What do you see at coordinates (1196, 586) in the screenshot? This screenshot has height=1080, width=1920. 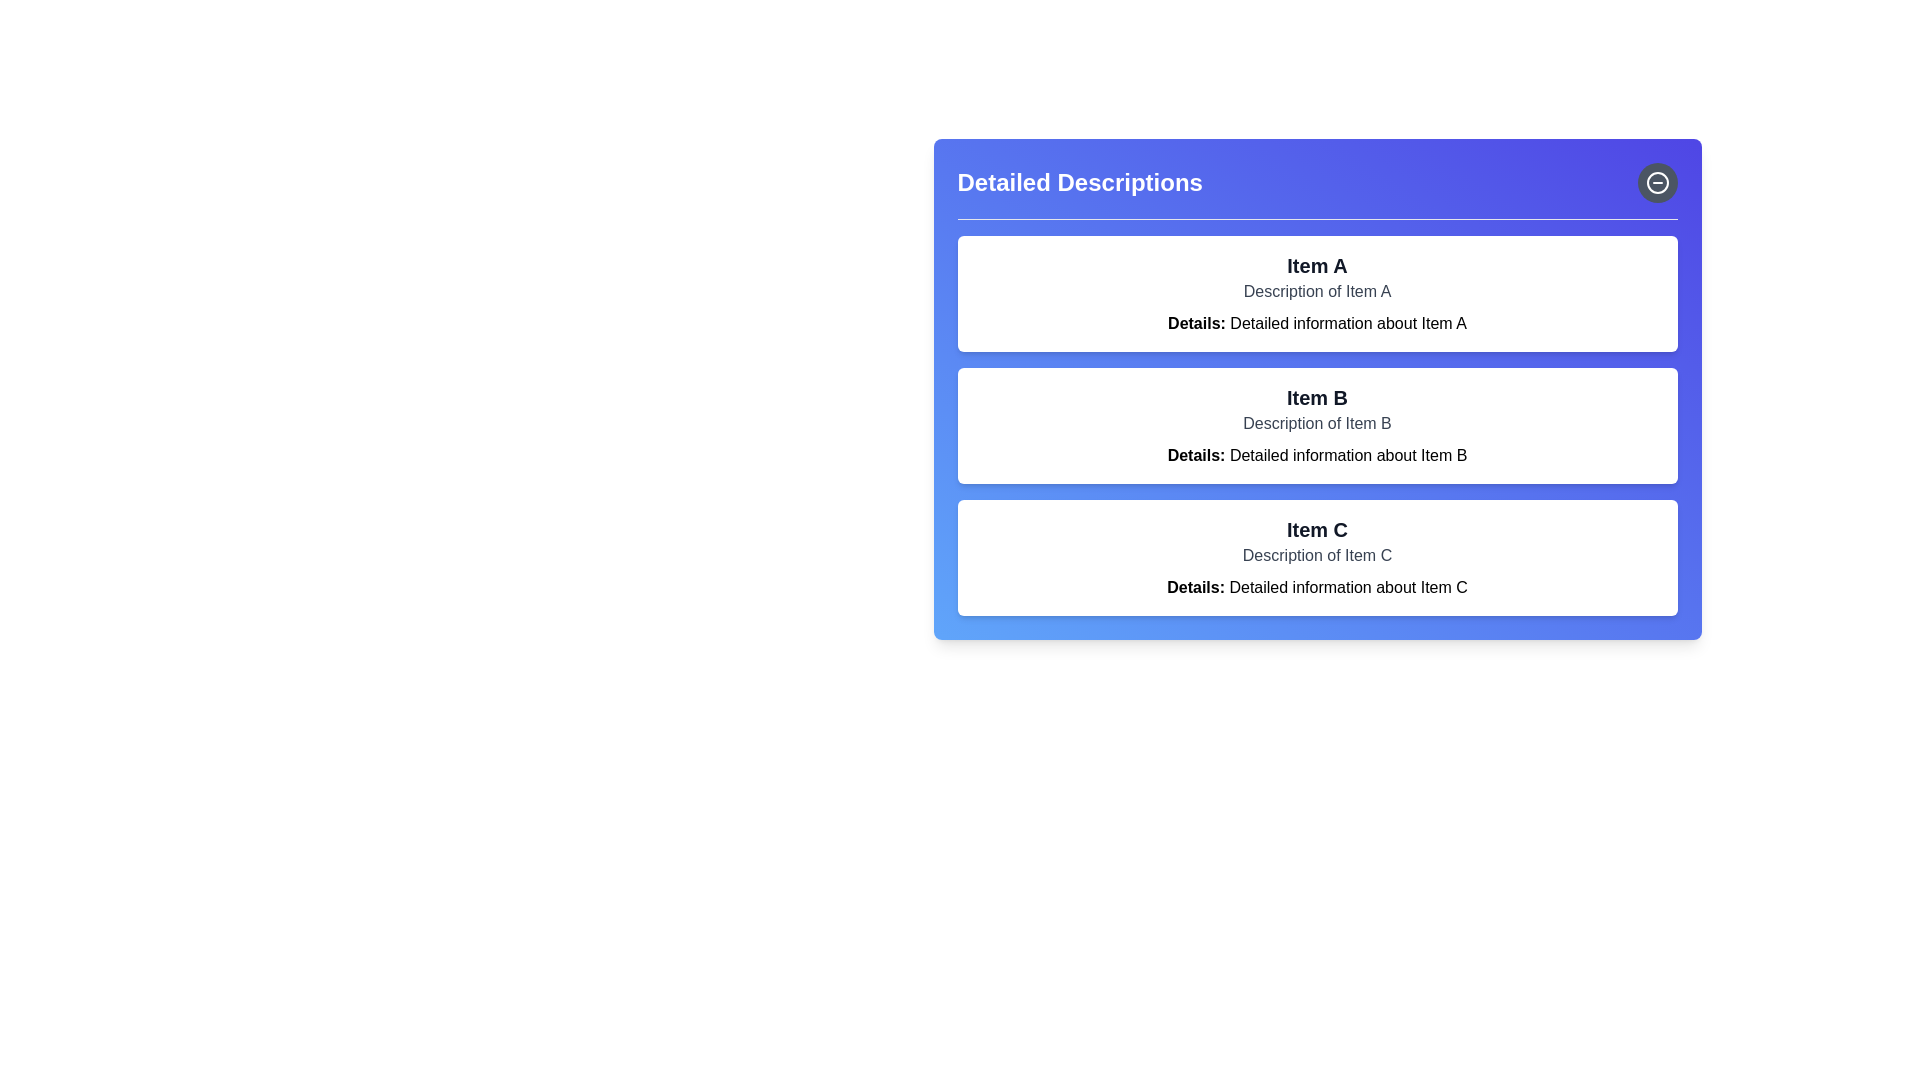 I see `the text label for 'Item C' located under the header 'Detailed Descriptions'` at bounding box center [1196, 586].